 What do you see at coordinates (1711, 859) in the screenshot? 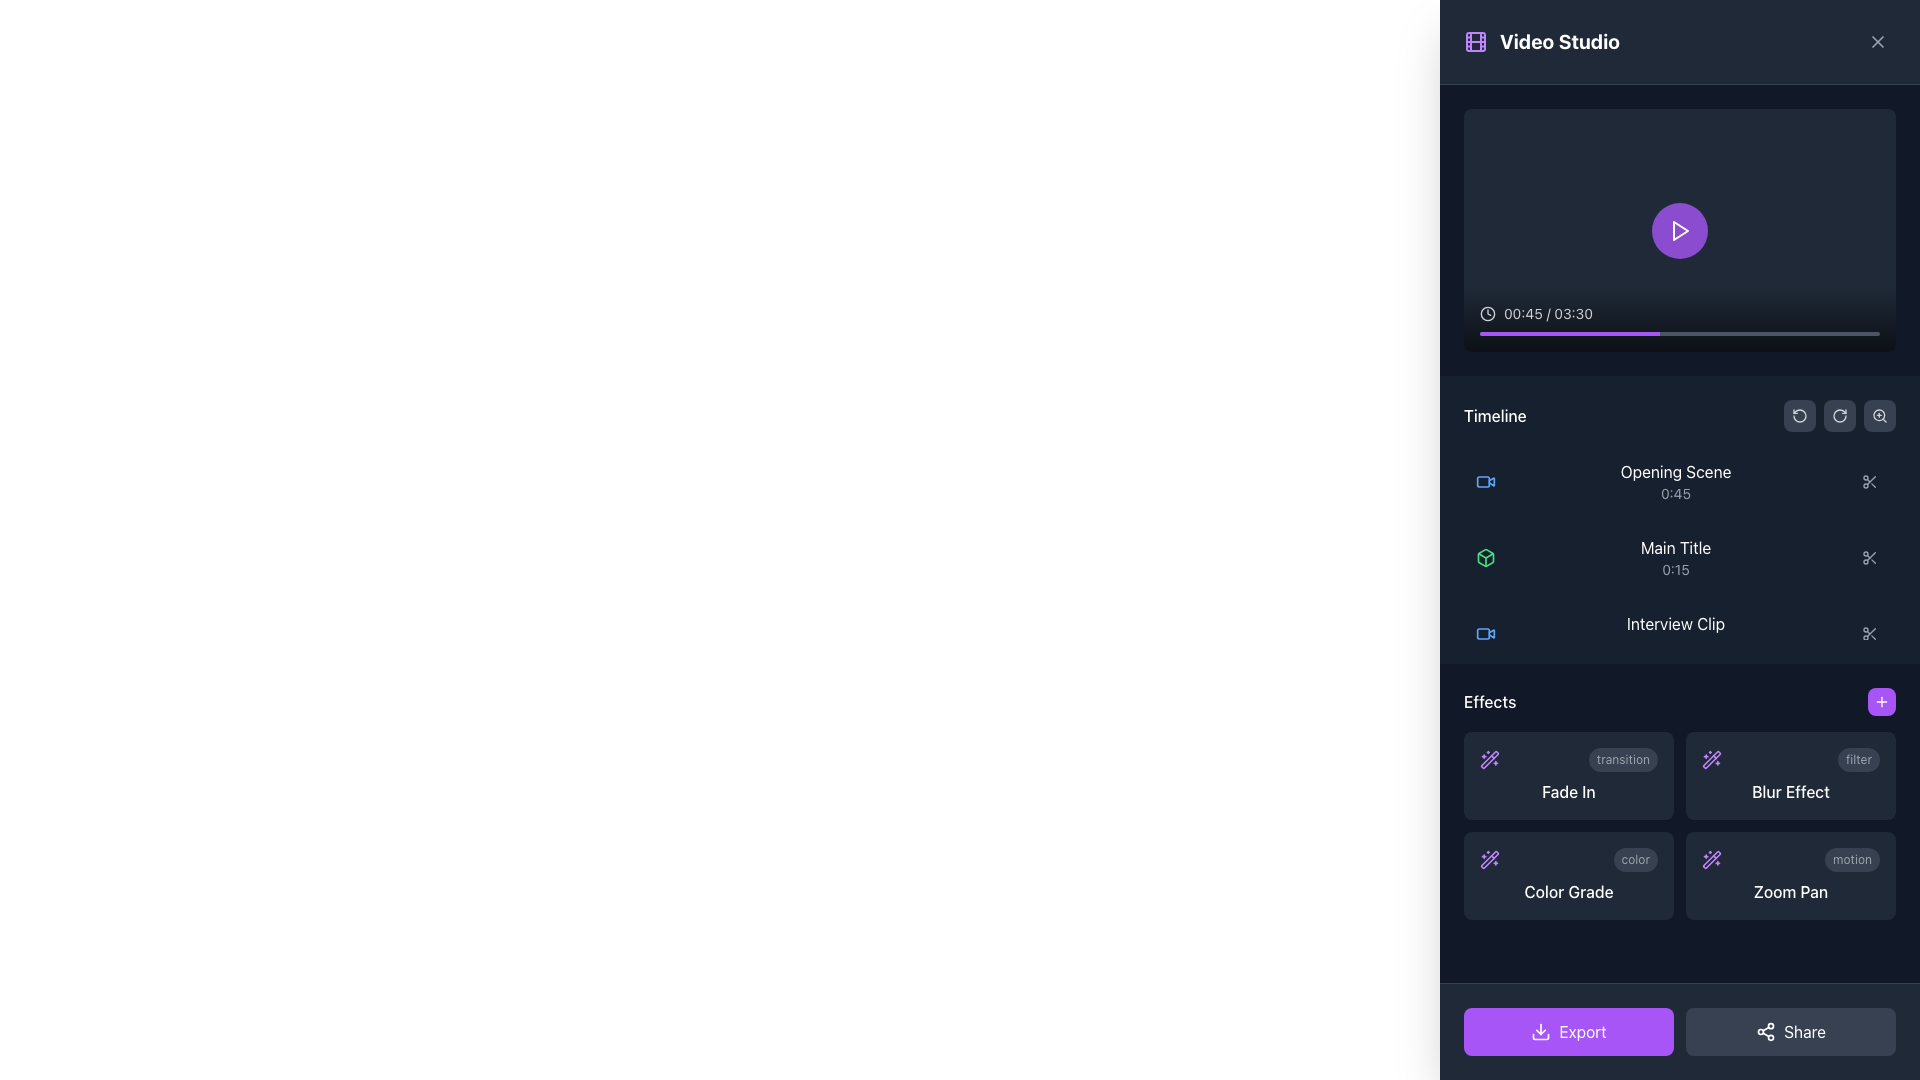
I see `the Decorative icon resembling a wand with sparkles` at bounding box center [1711, 859].